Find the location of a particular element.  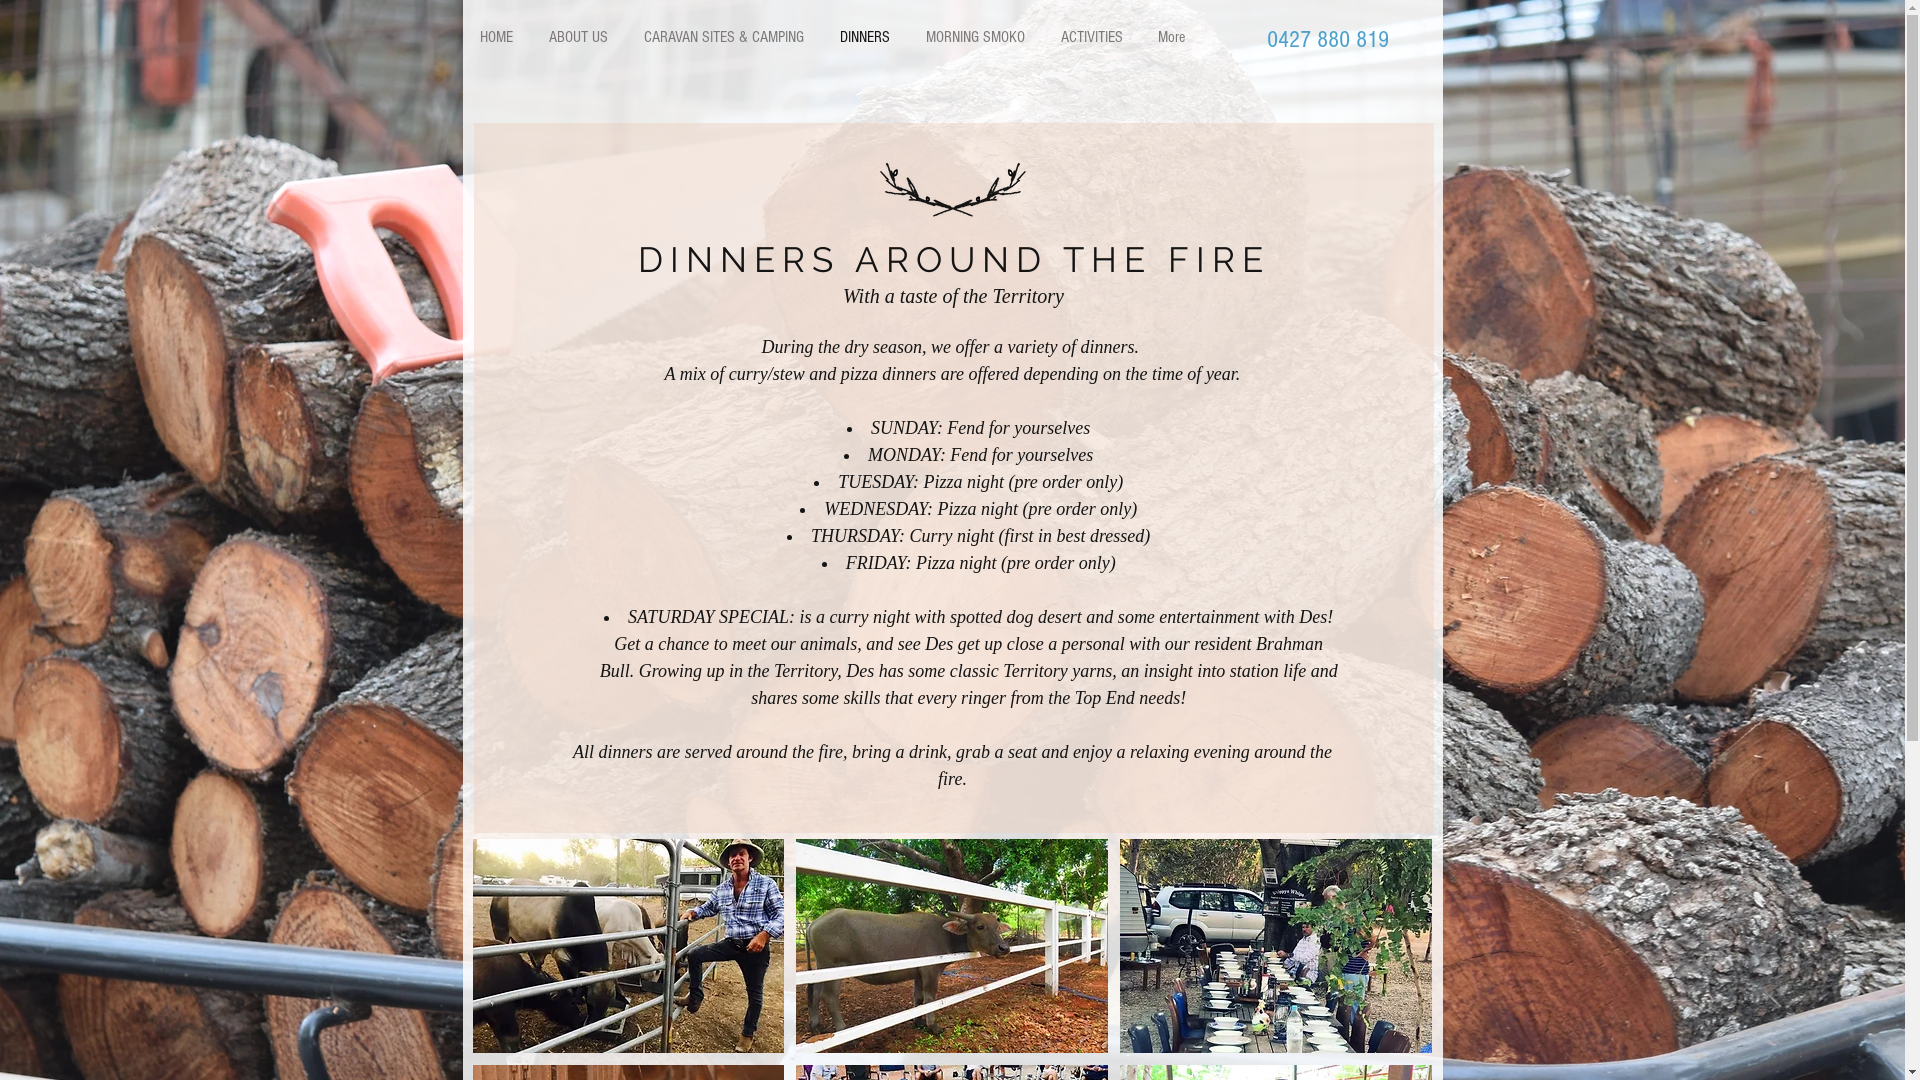

'DINNERS' is located at coordinates (864, 37).